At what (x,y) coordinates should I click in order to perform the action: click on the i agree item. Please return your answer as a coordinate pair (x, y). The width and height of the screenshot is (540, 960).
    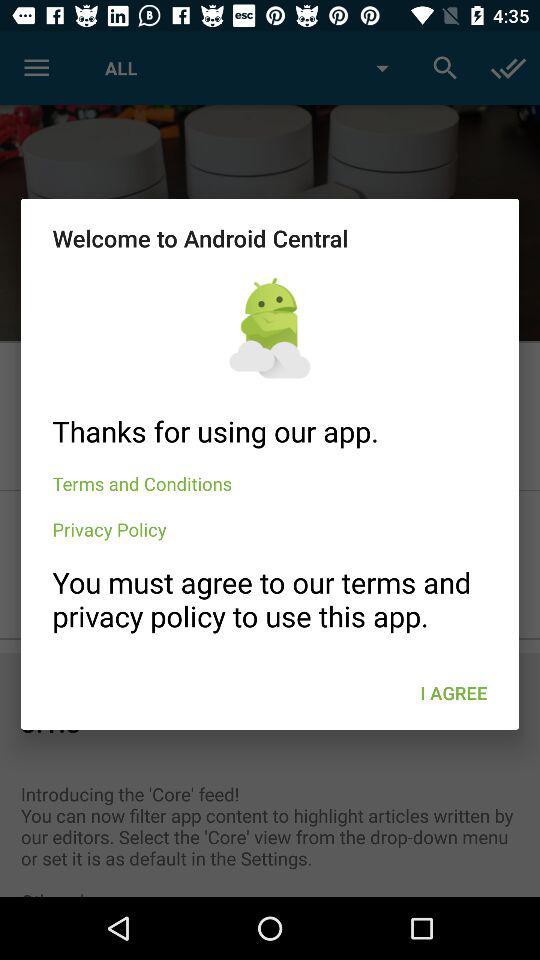
    Looking at the image, I should click on (453, 693).